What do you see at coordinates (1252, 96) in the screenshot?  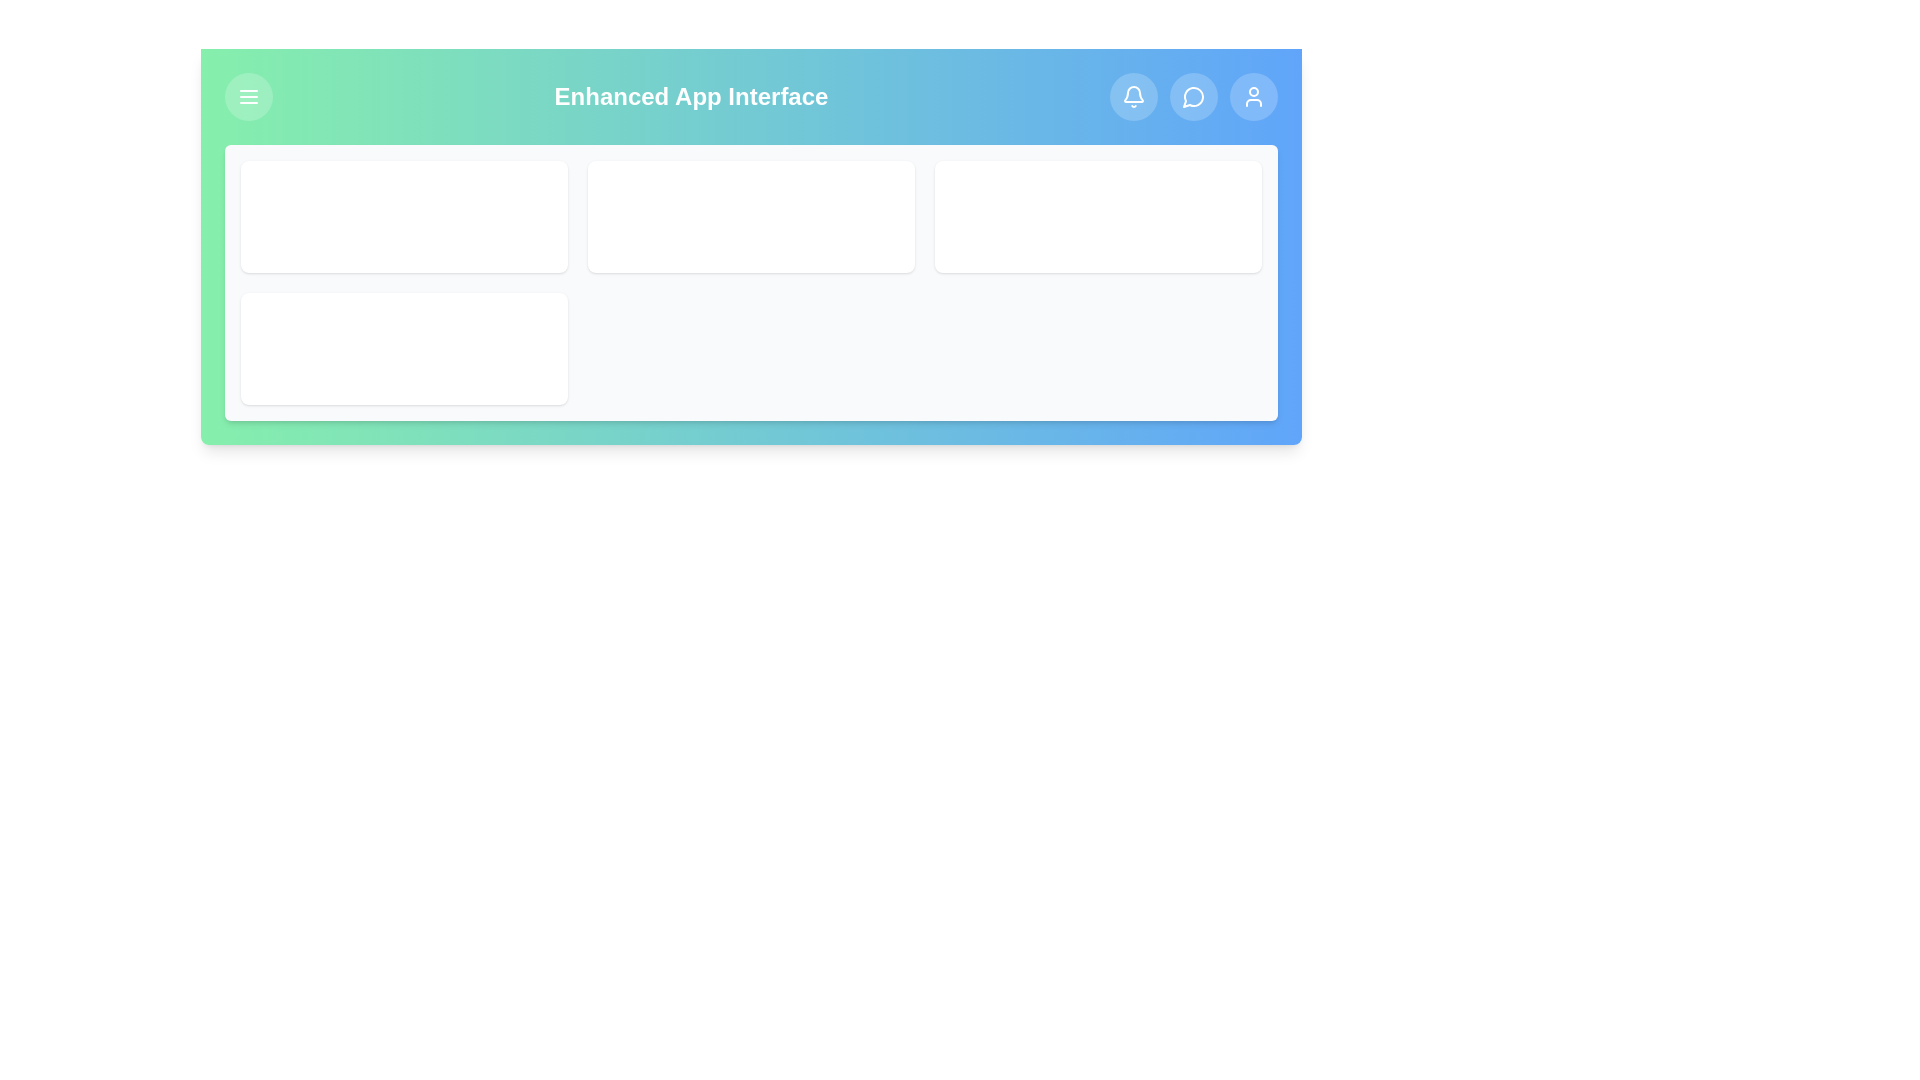 I see `the user settings button to access the user settings` at bounding box center [1252, 96].